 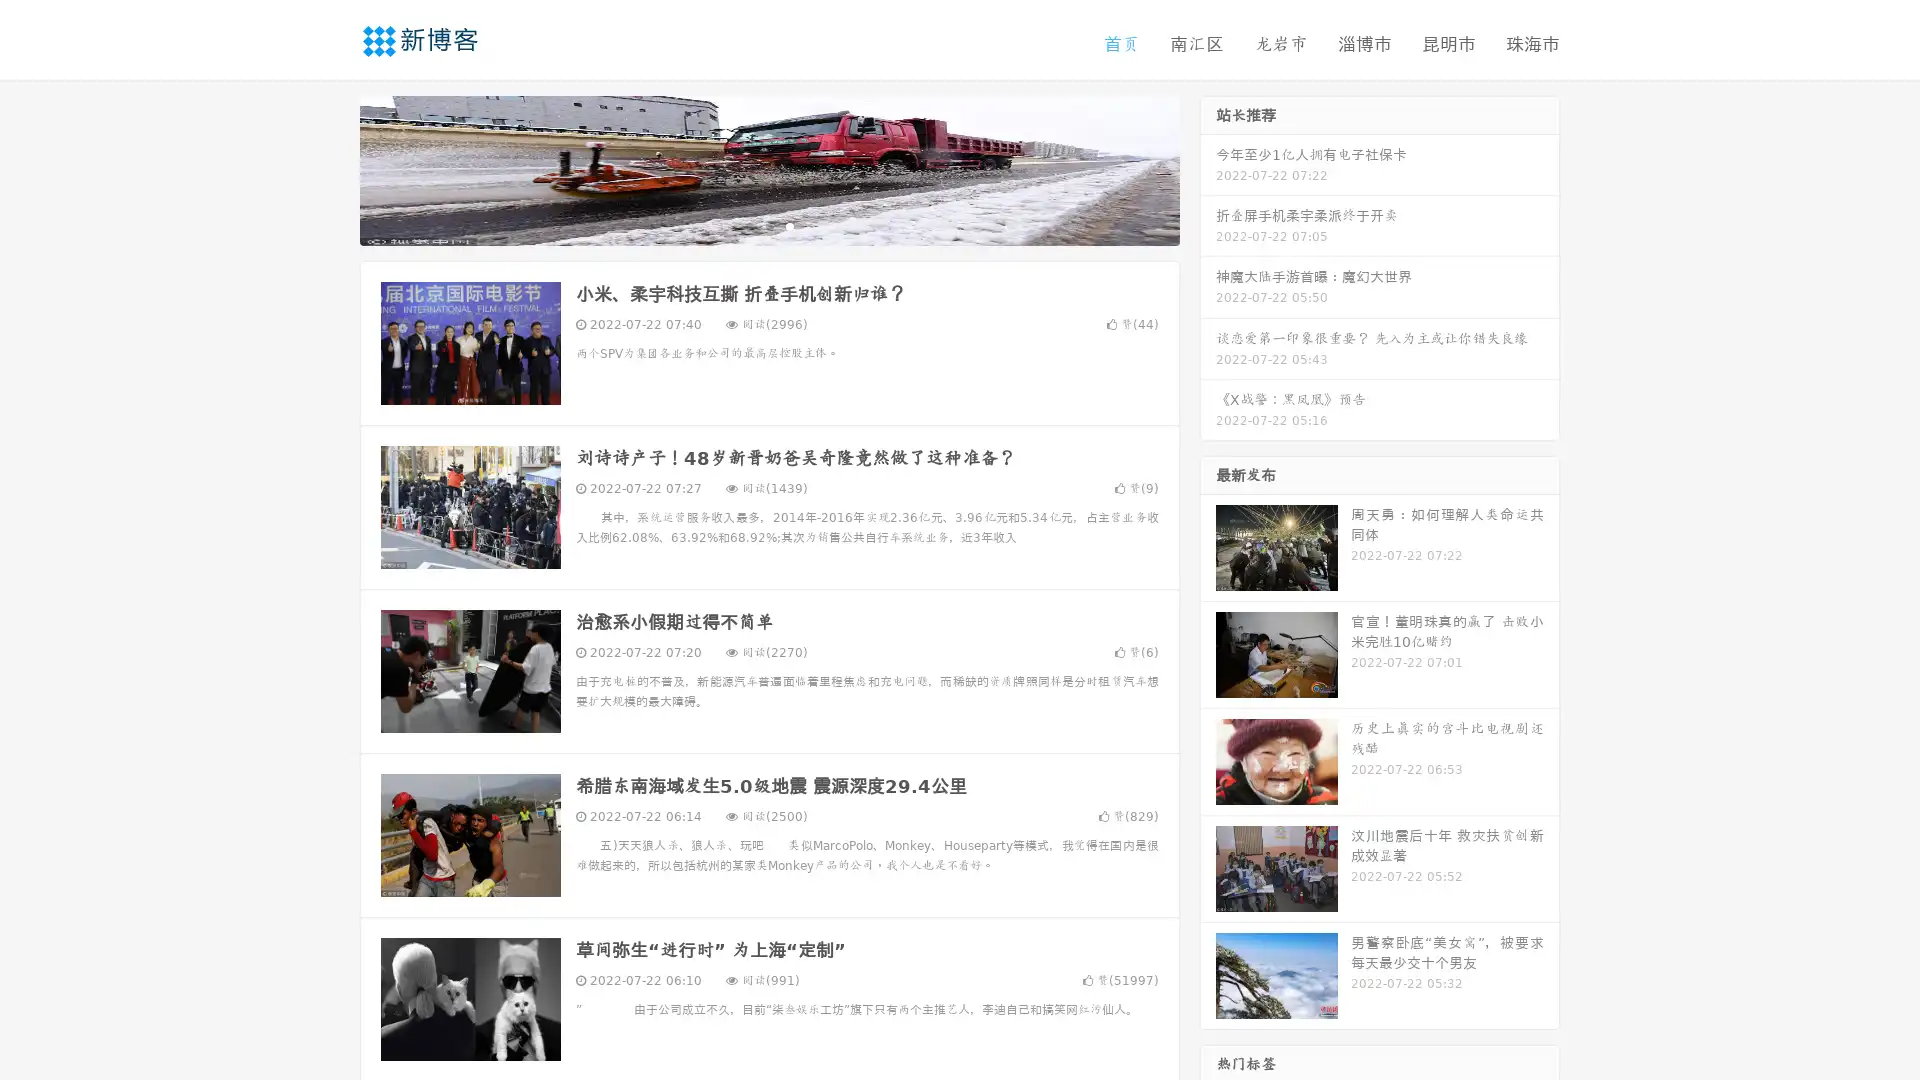 I want to click on Next slide, so click(x=1208, y=168).